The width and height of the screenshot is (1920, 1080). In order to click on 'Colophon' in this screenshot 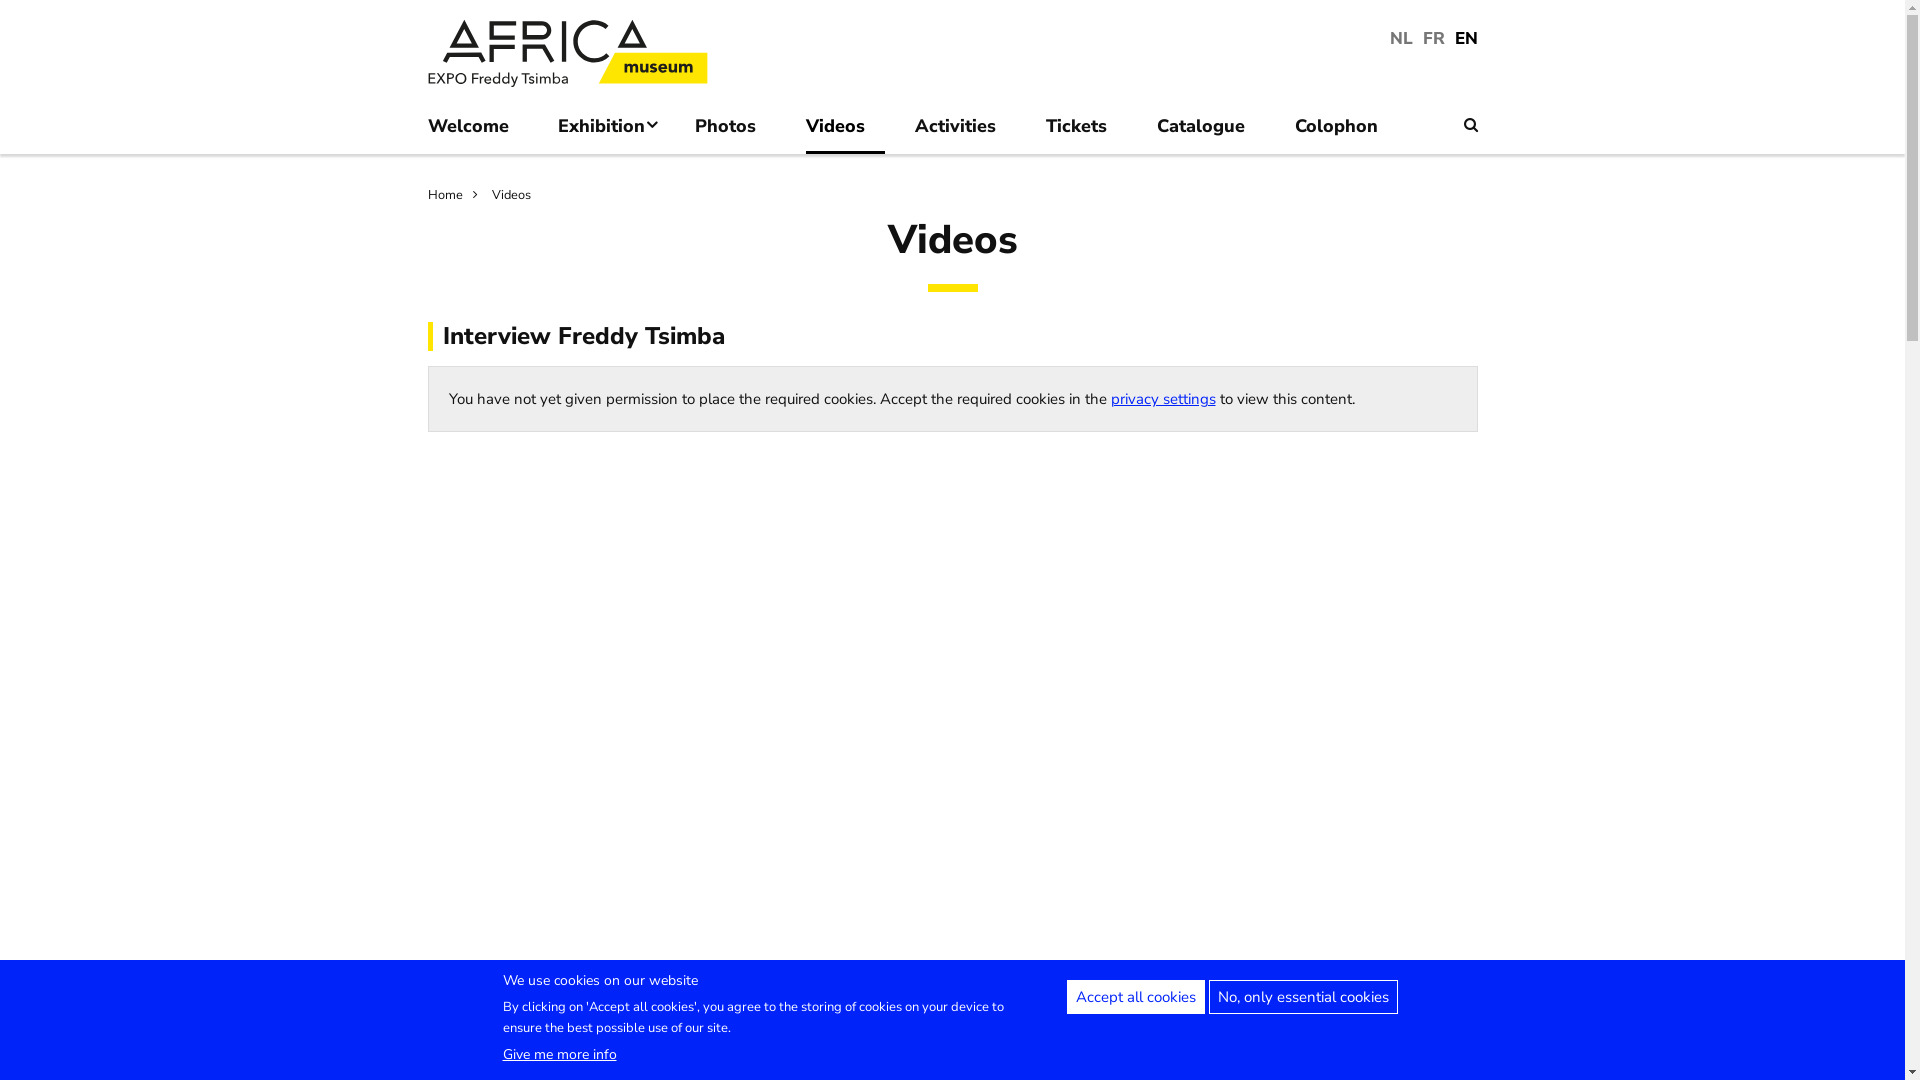, I will do `click(1346, 131)`.